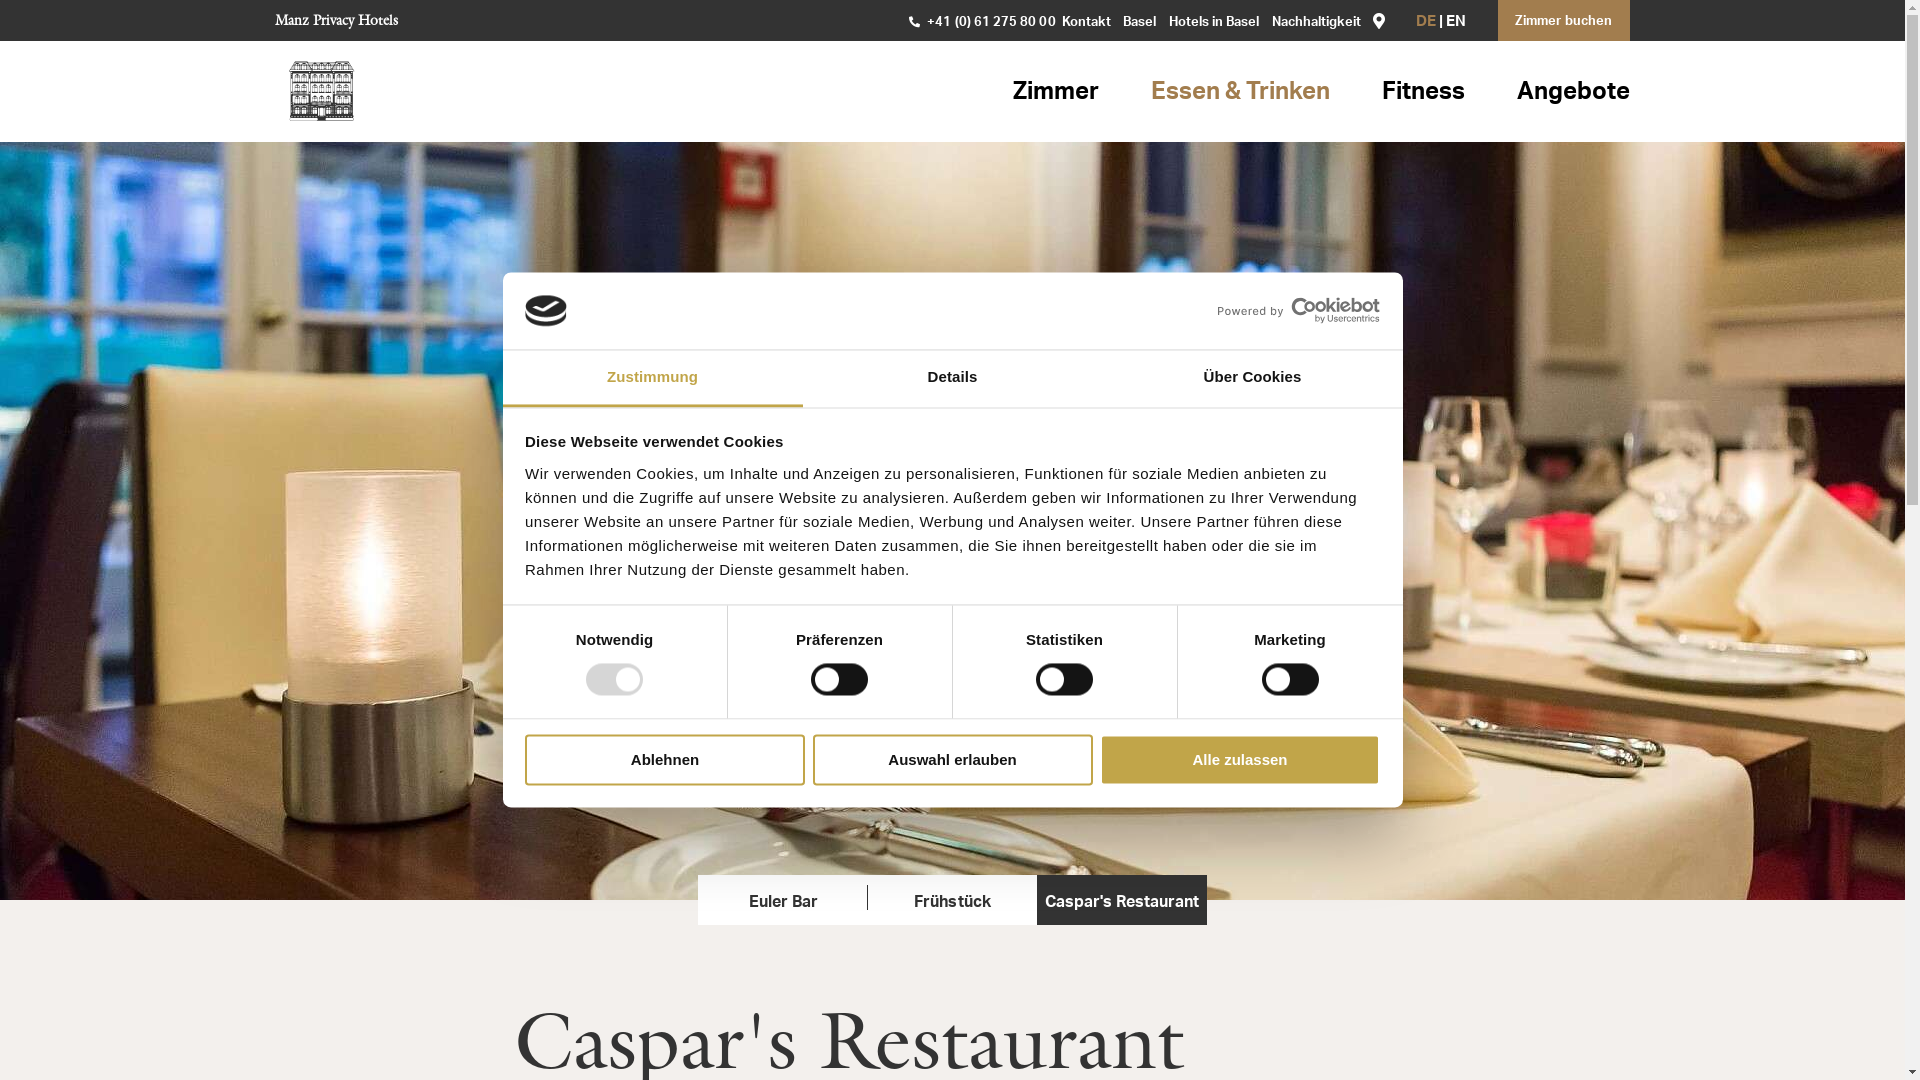 Image resolution: width=1920 pixels, height=1080 pixels. Describe the element at coordinates (1121, 898) in the screenshot. I see `'Caspar's Restaurant'` at that location.